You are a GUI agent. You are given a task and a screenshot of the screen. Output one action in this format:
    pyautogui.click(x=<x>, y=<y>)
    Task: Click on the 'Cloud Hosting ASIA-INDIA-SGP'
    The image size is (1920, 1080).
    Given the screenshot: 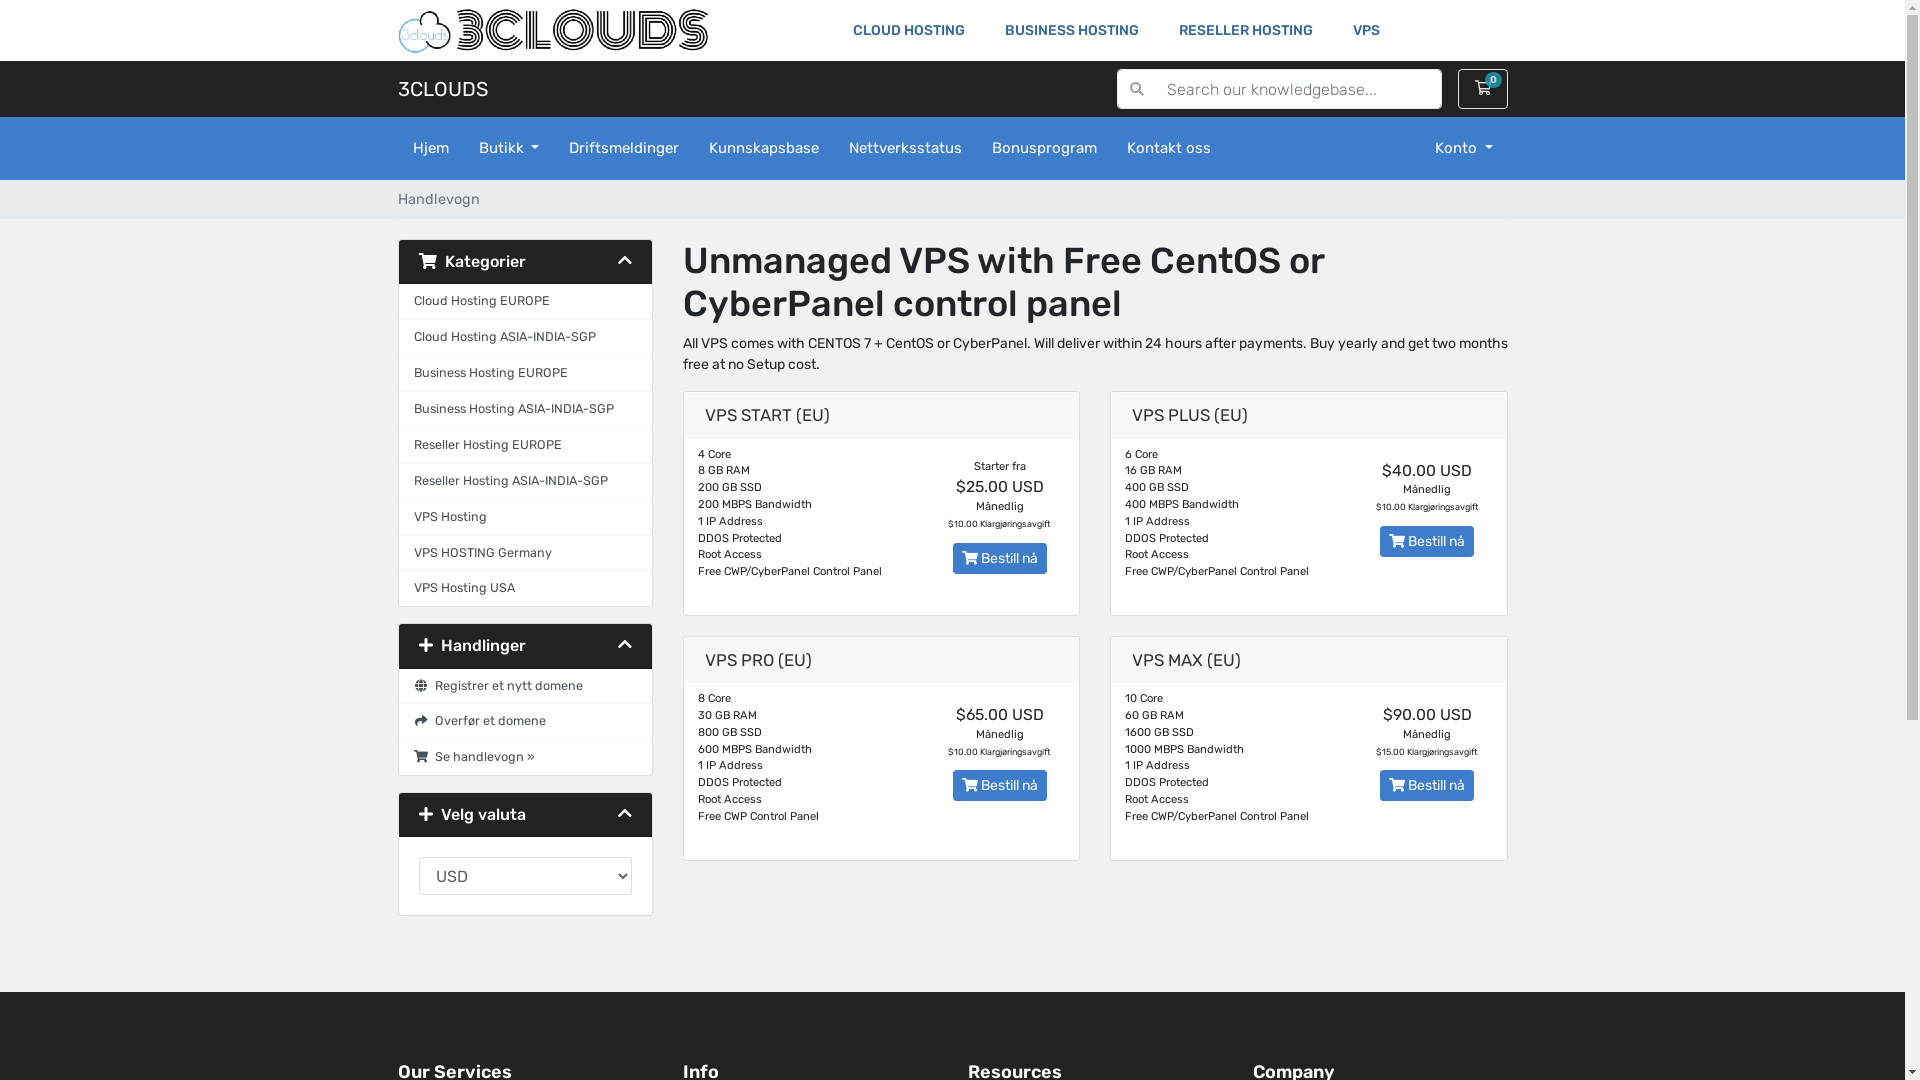 What is the action you would take?
    pyautogui.click(x=398, y=337)
    